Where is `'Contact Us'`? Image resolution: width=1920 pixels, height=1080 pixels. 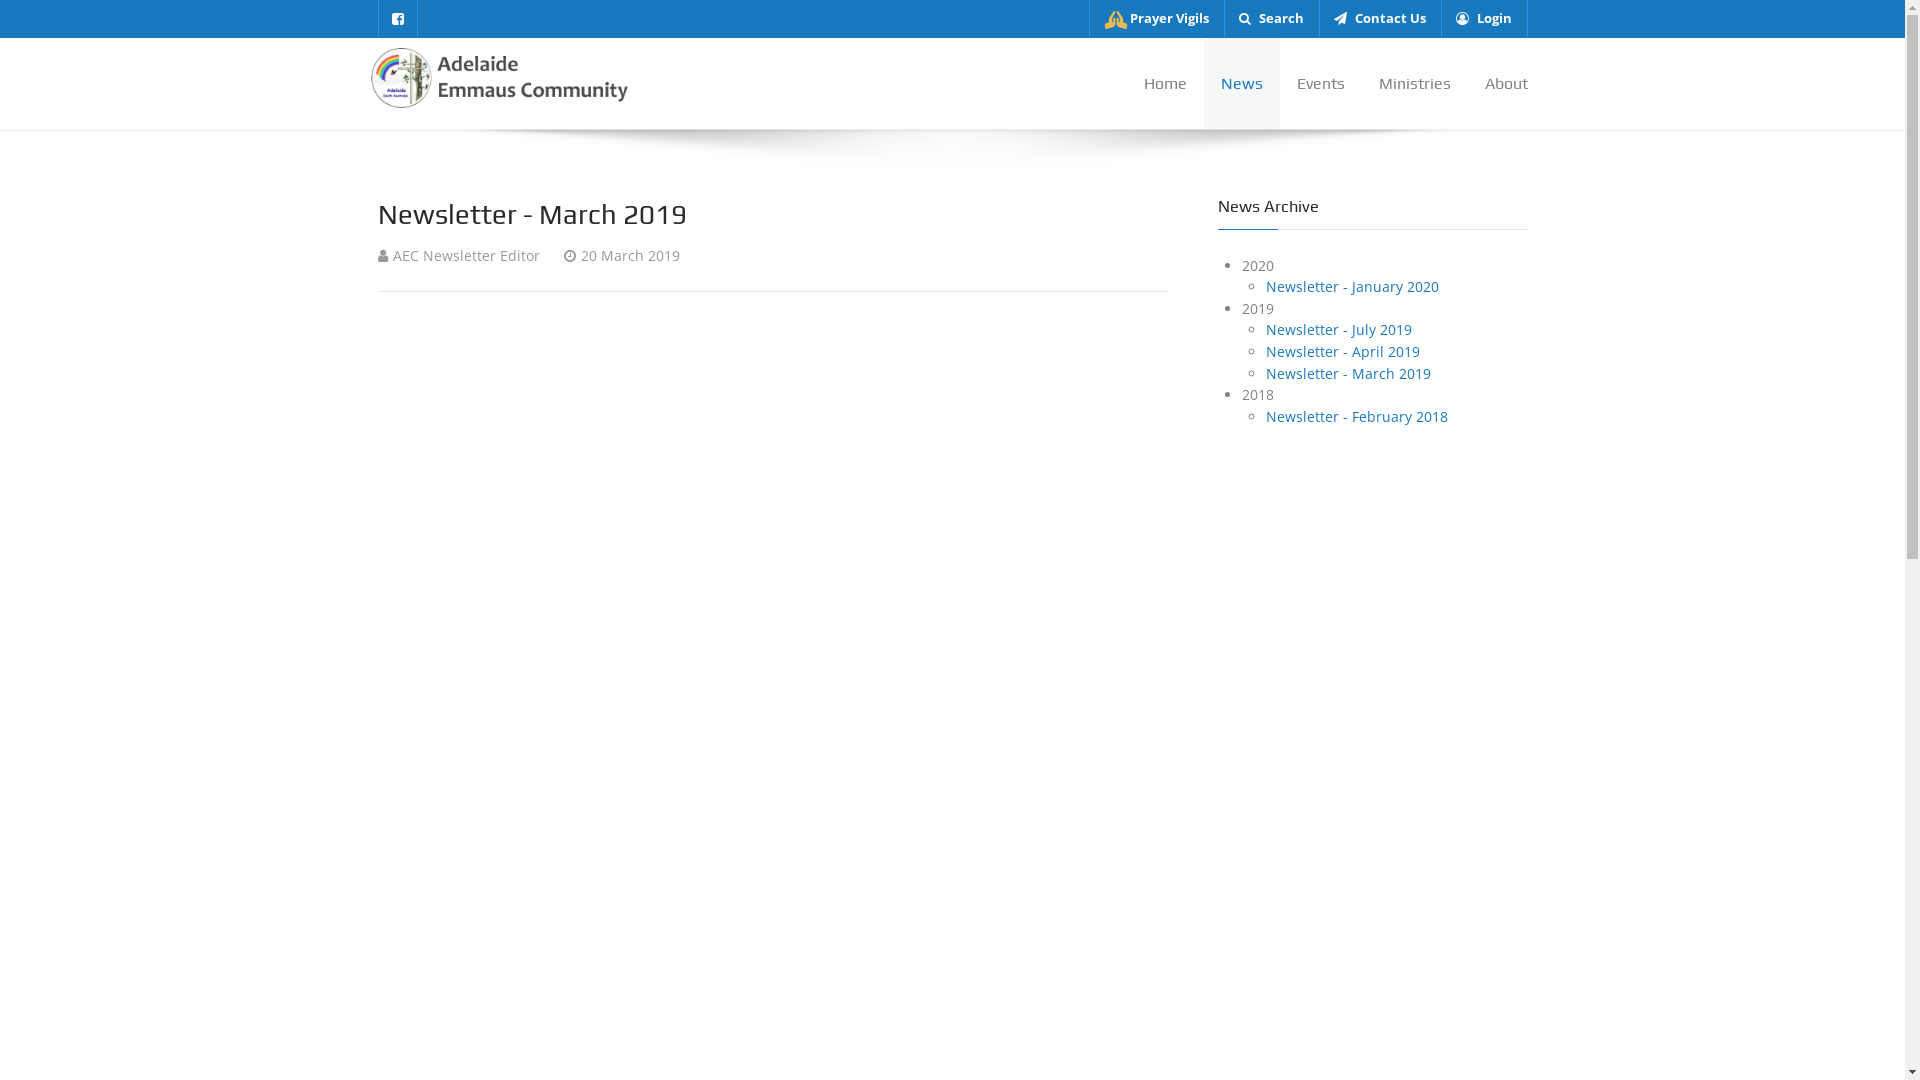
'Contact Us' is located at coordinates (1377, 19).